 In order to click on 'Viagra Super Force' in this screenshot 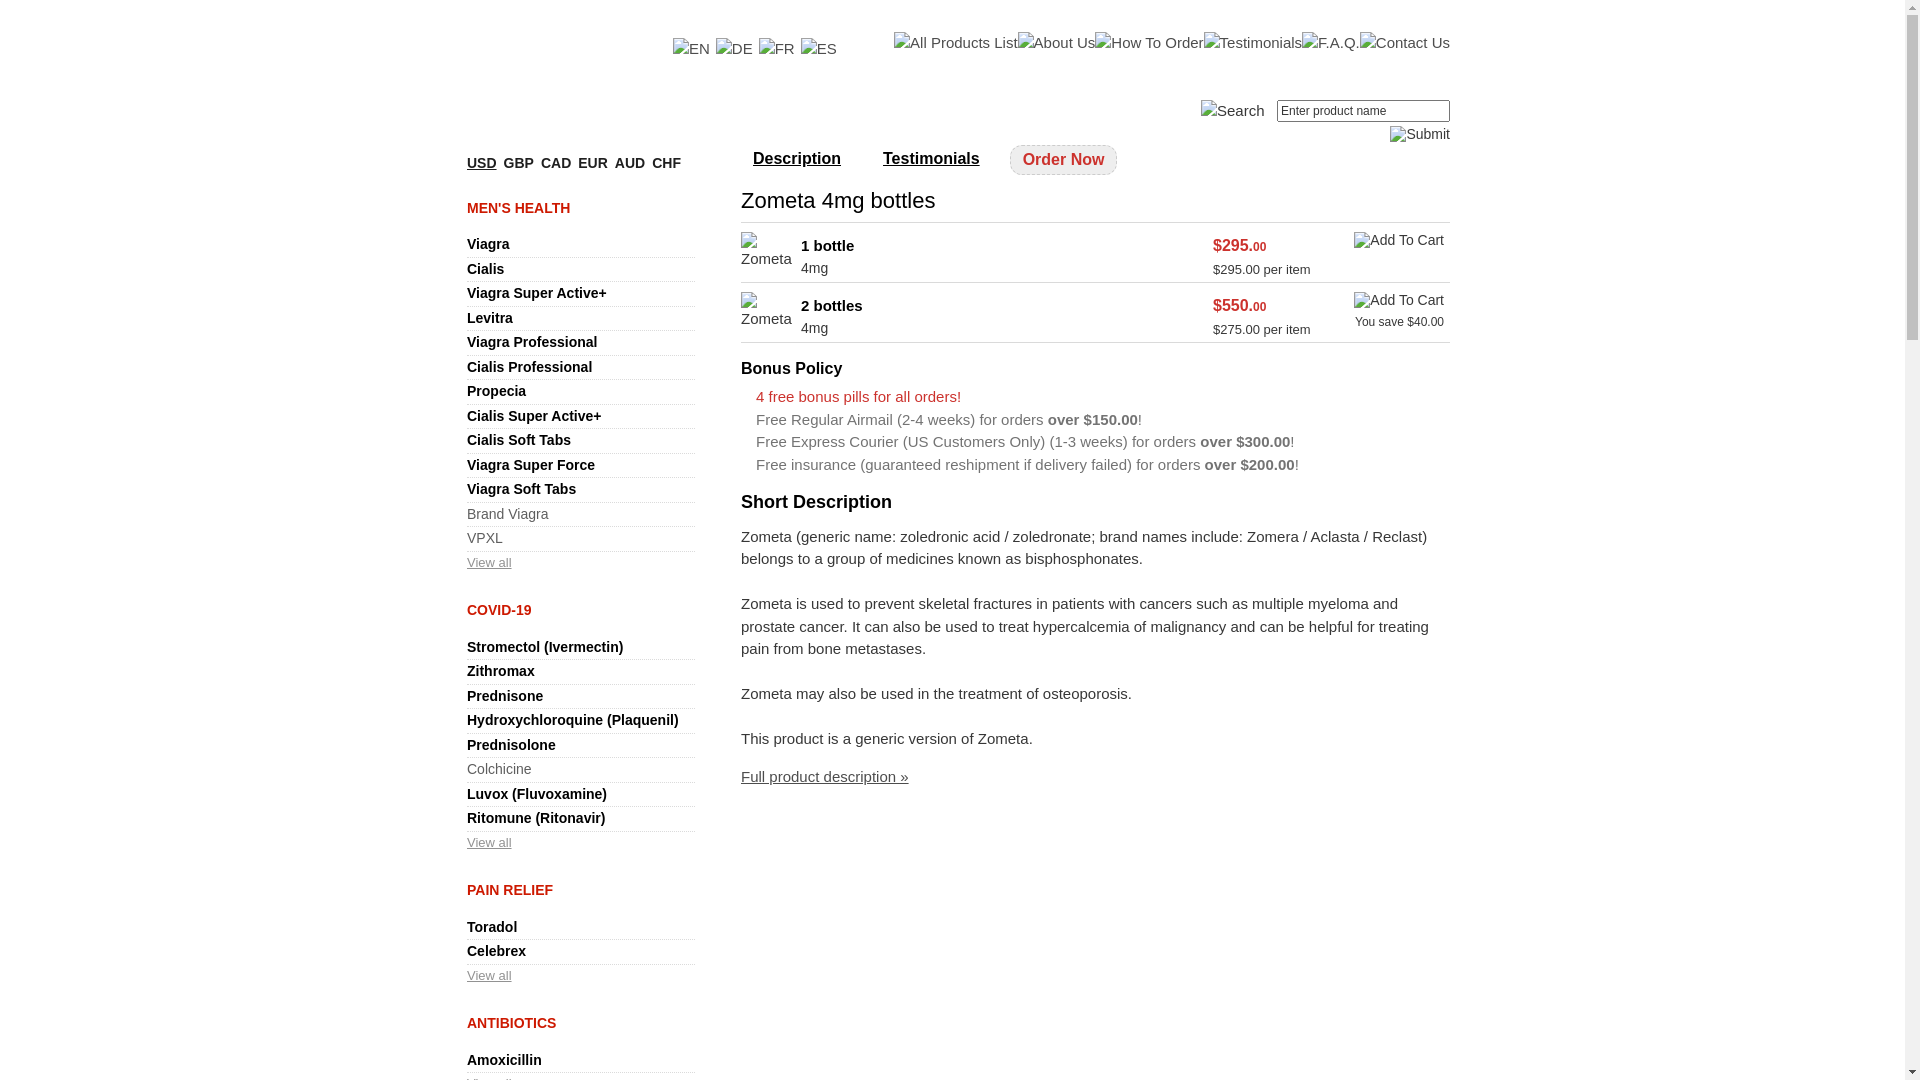, I will do `click(531, 465)`.